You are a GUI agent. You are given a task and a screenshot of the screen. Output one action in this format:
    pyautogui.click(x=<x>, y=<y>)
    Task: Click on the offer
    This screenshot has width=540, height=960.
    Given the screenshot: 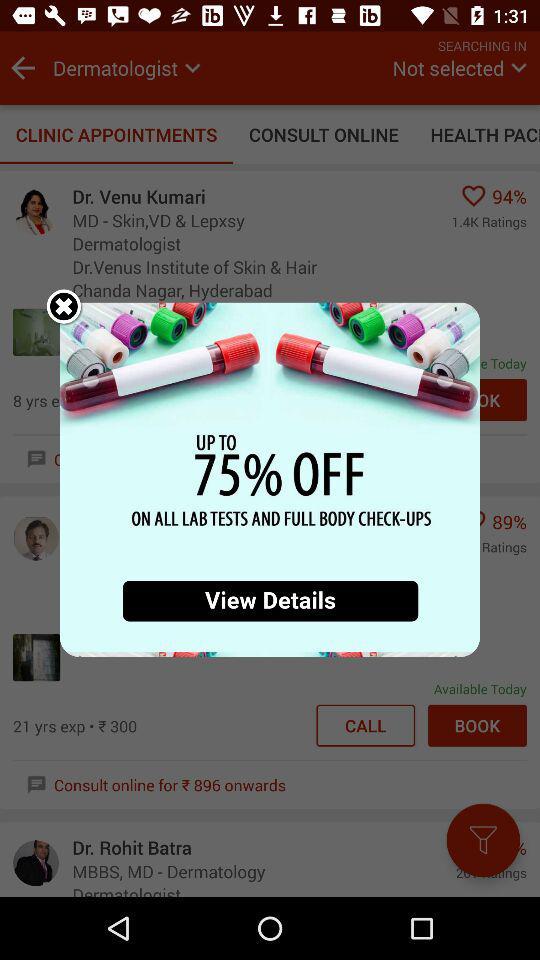 What is the action you would take?
    pyautogui.click(x=270, y=479)
    